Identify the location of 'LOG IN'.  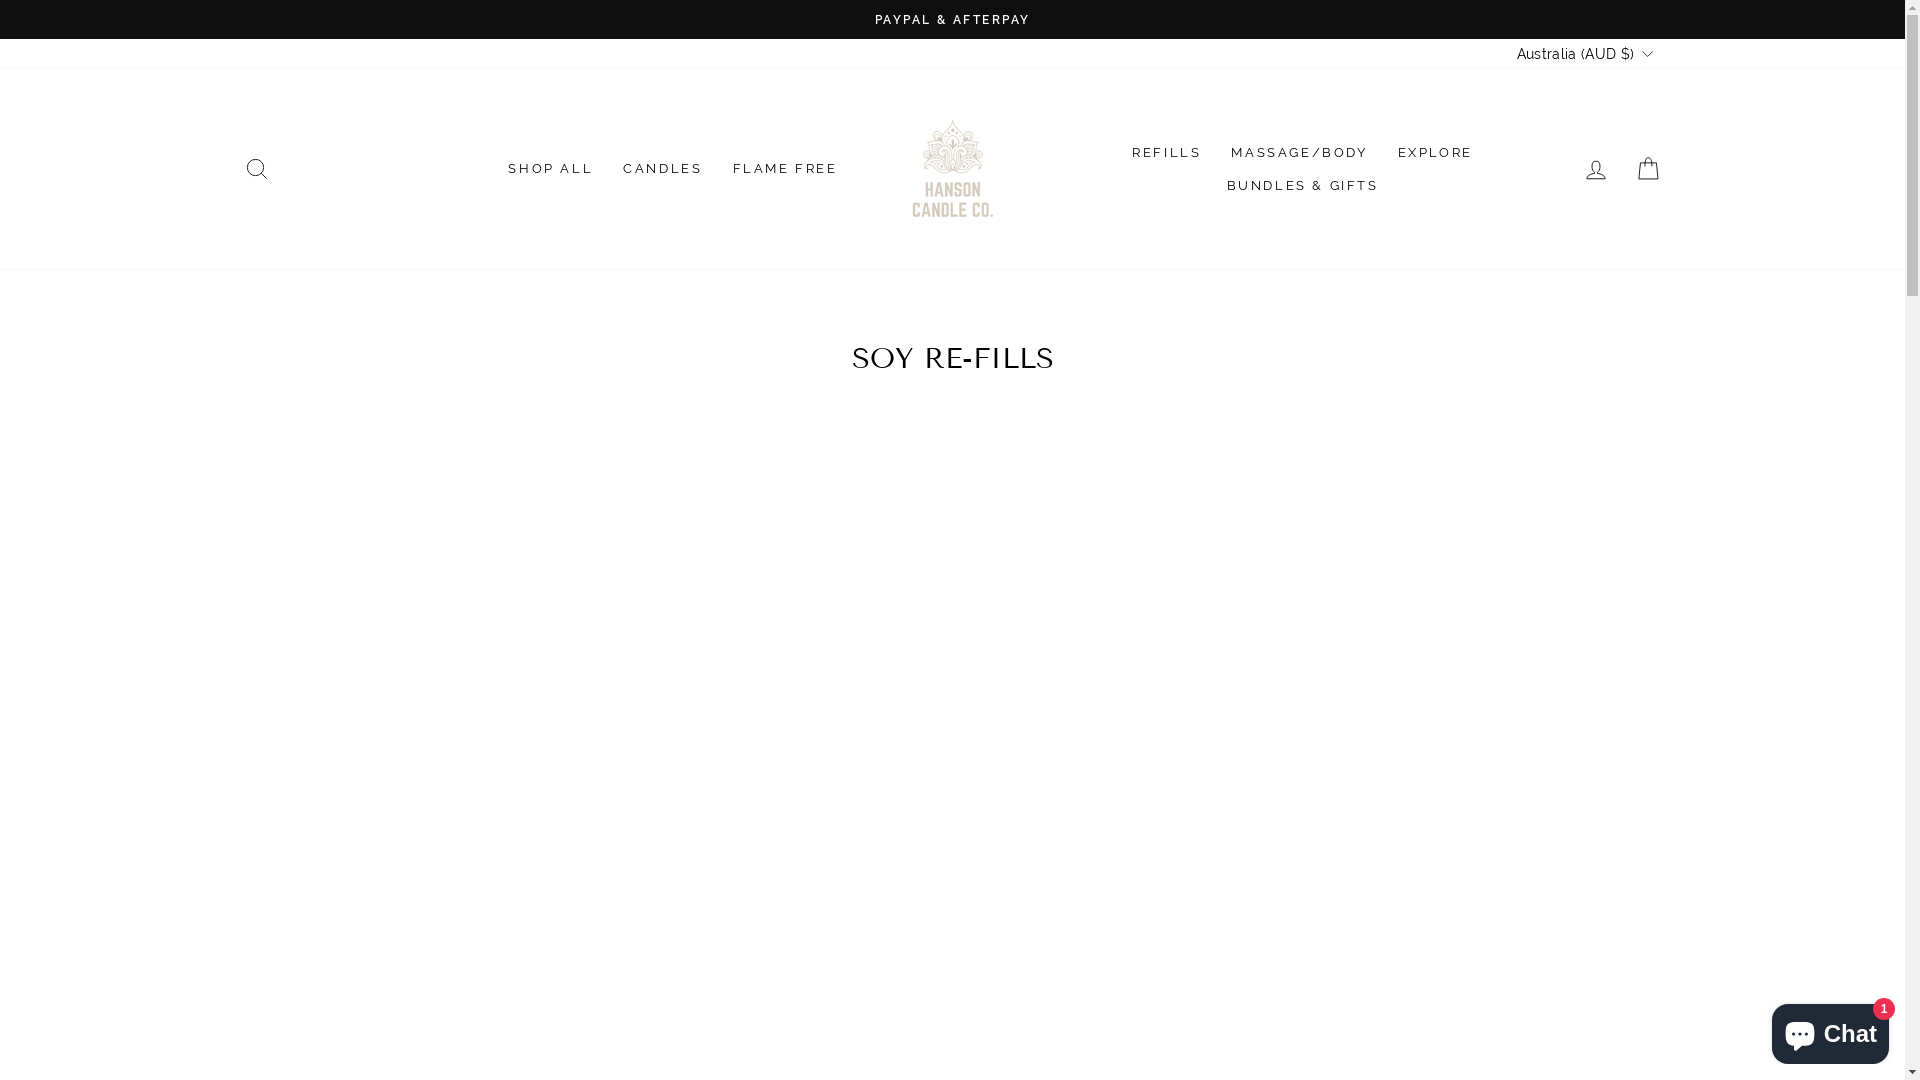
(1595, 168).